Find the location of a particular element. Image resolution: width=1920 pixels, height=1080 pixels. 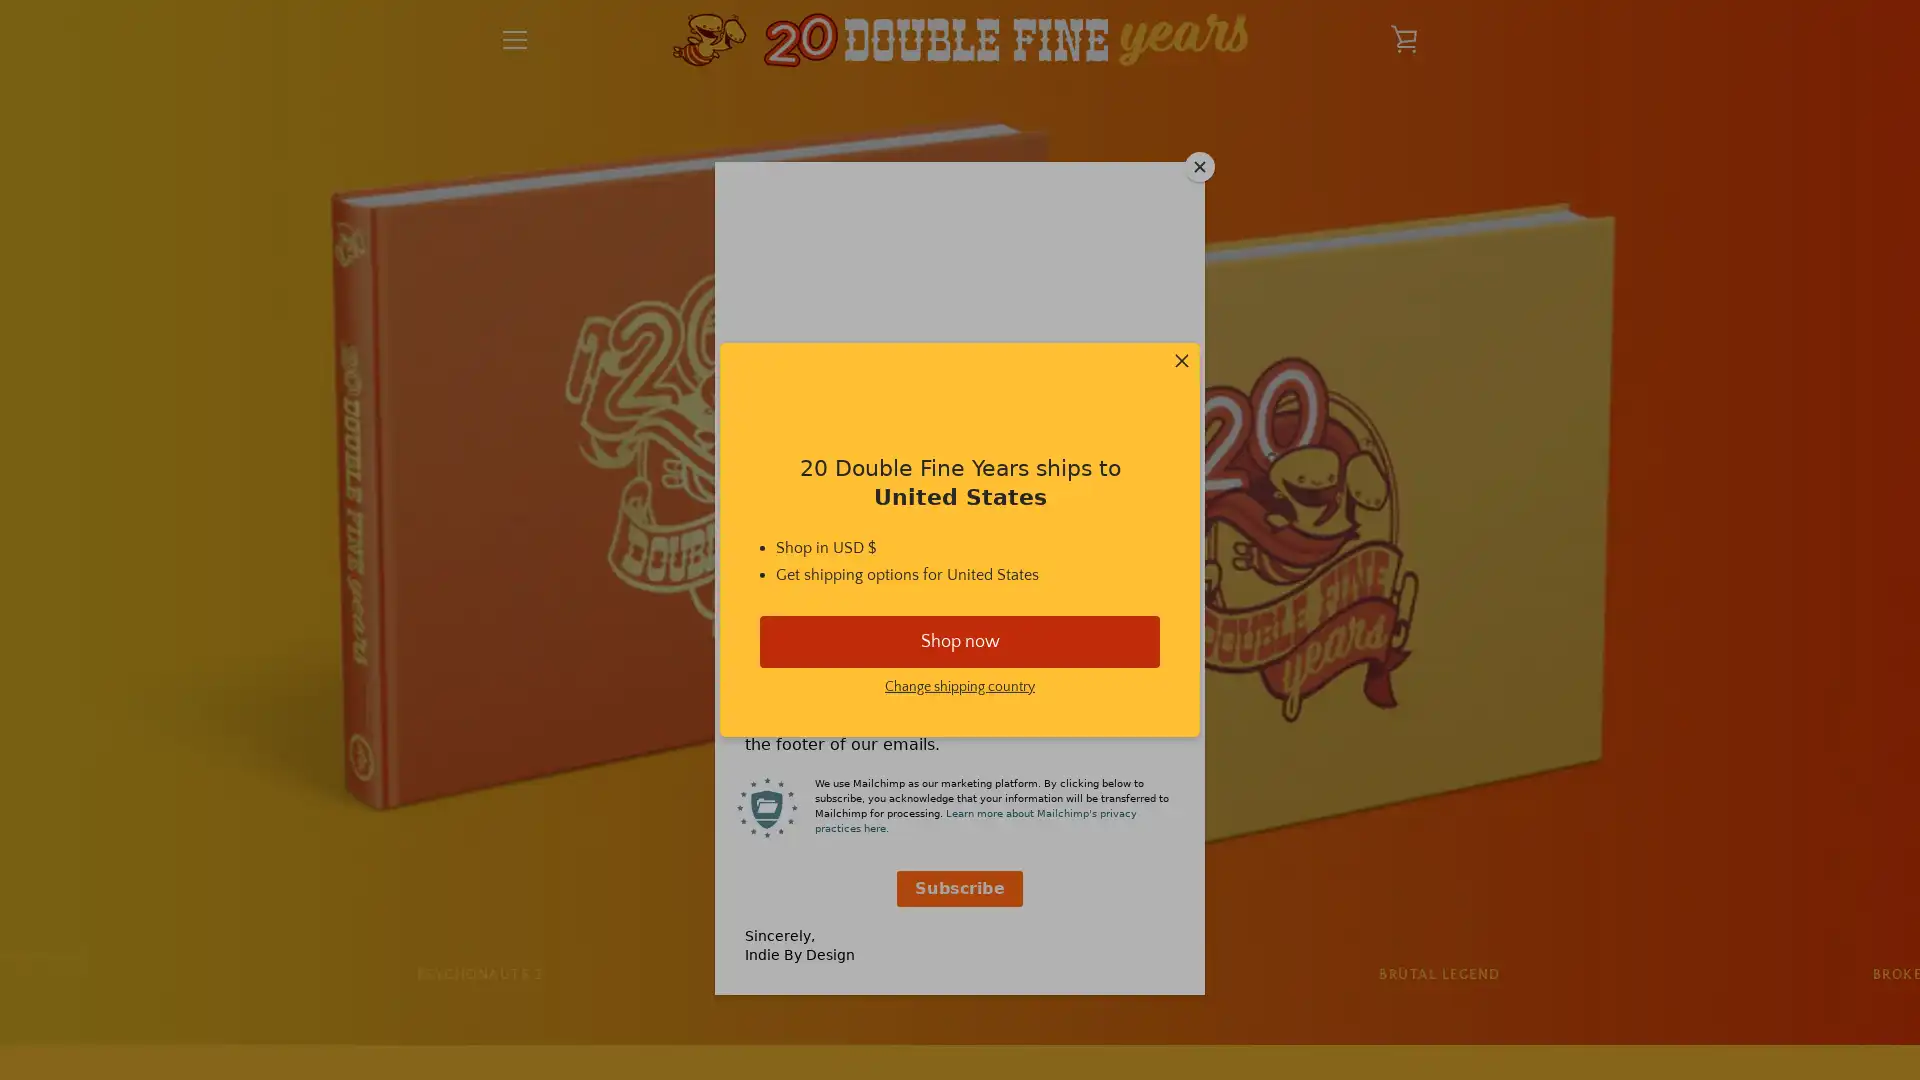

MENU is located at coordinates (514, 39).